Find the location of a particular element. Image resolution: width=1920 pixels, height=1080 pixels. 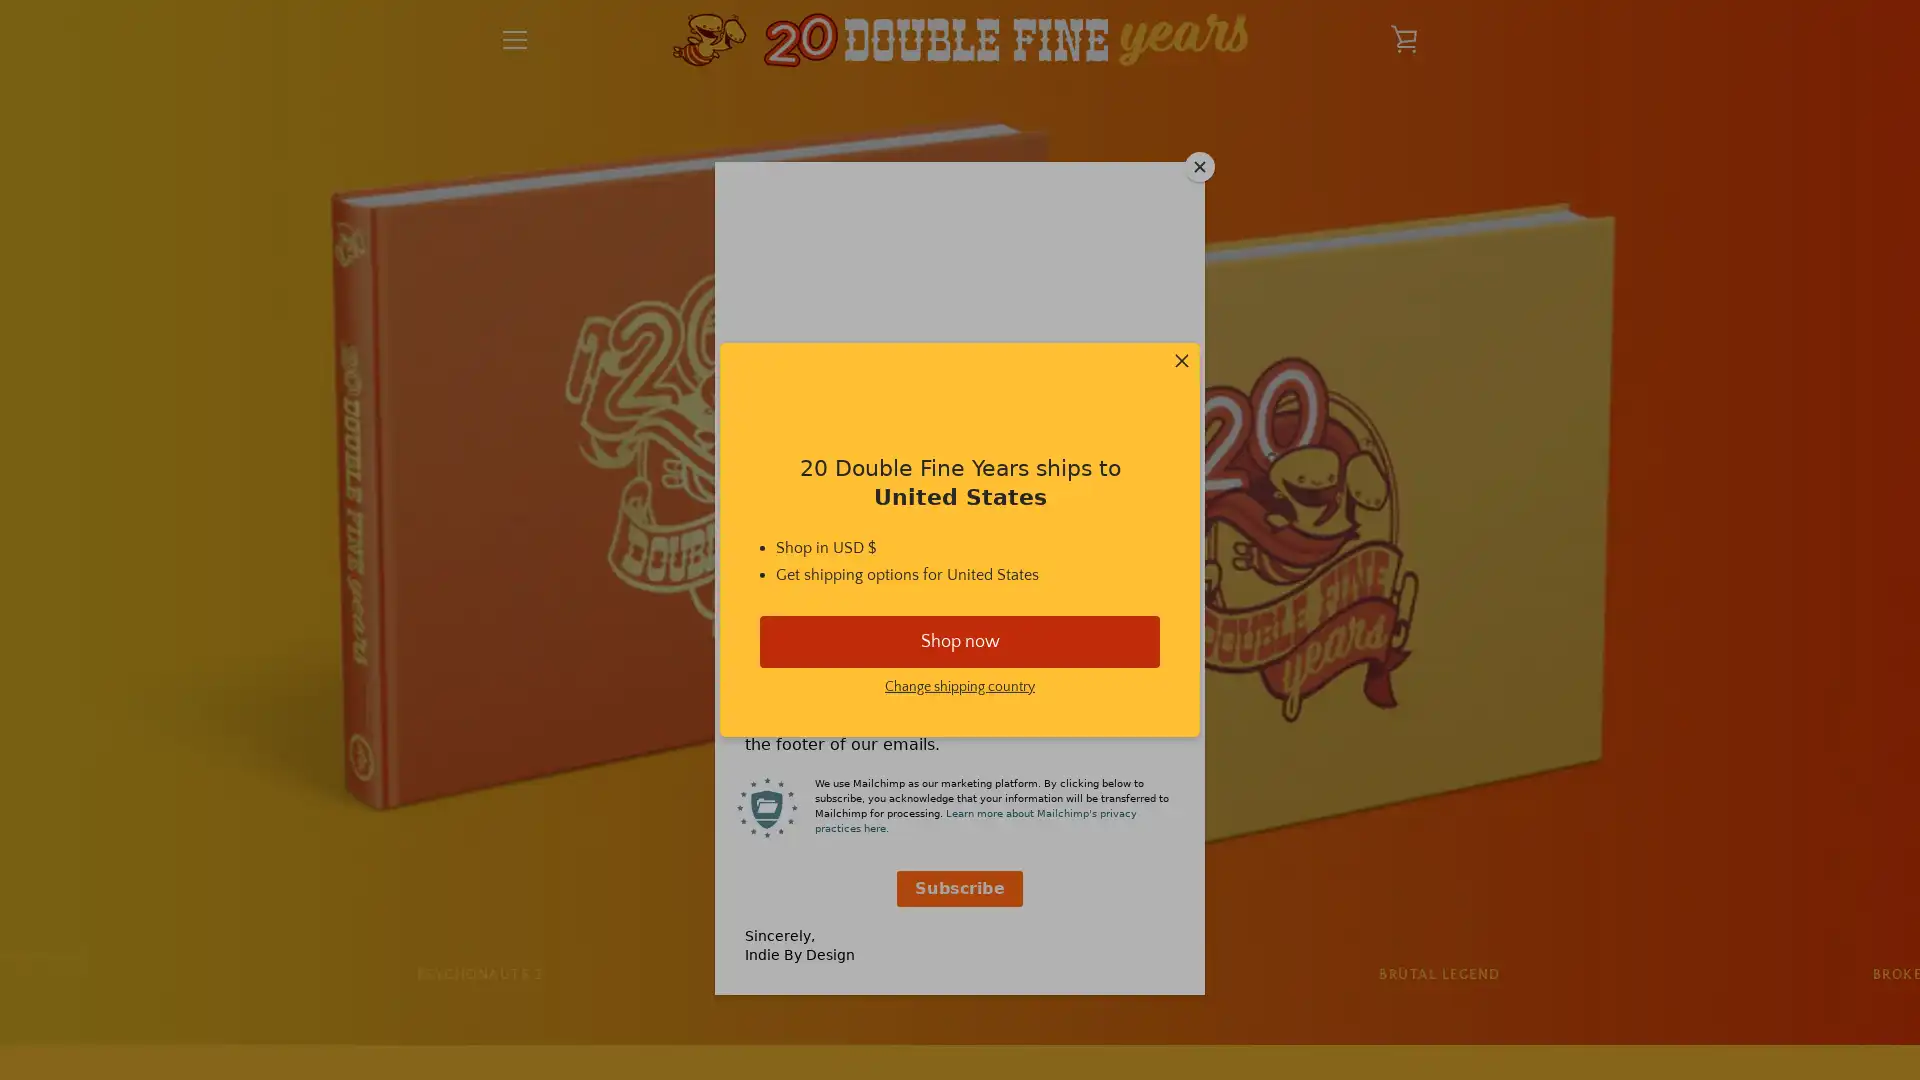

MENU is located at coordinates (514, 39).